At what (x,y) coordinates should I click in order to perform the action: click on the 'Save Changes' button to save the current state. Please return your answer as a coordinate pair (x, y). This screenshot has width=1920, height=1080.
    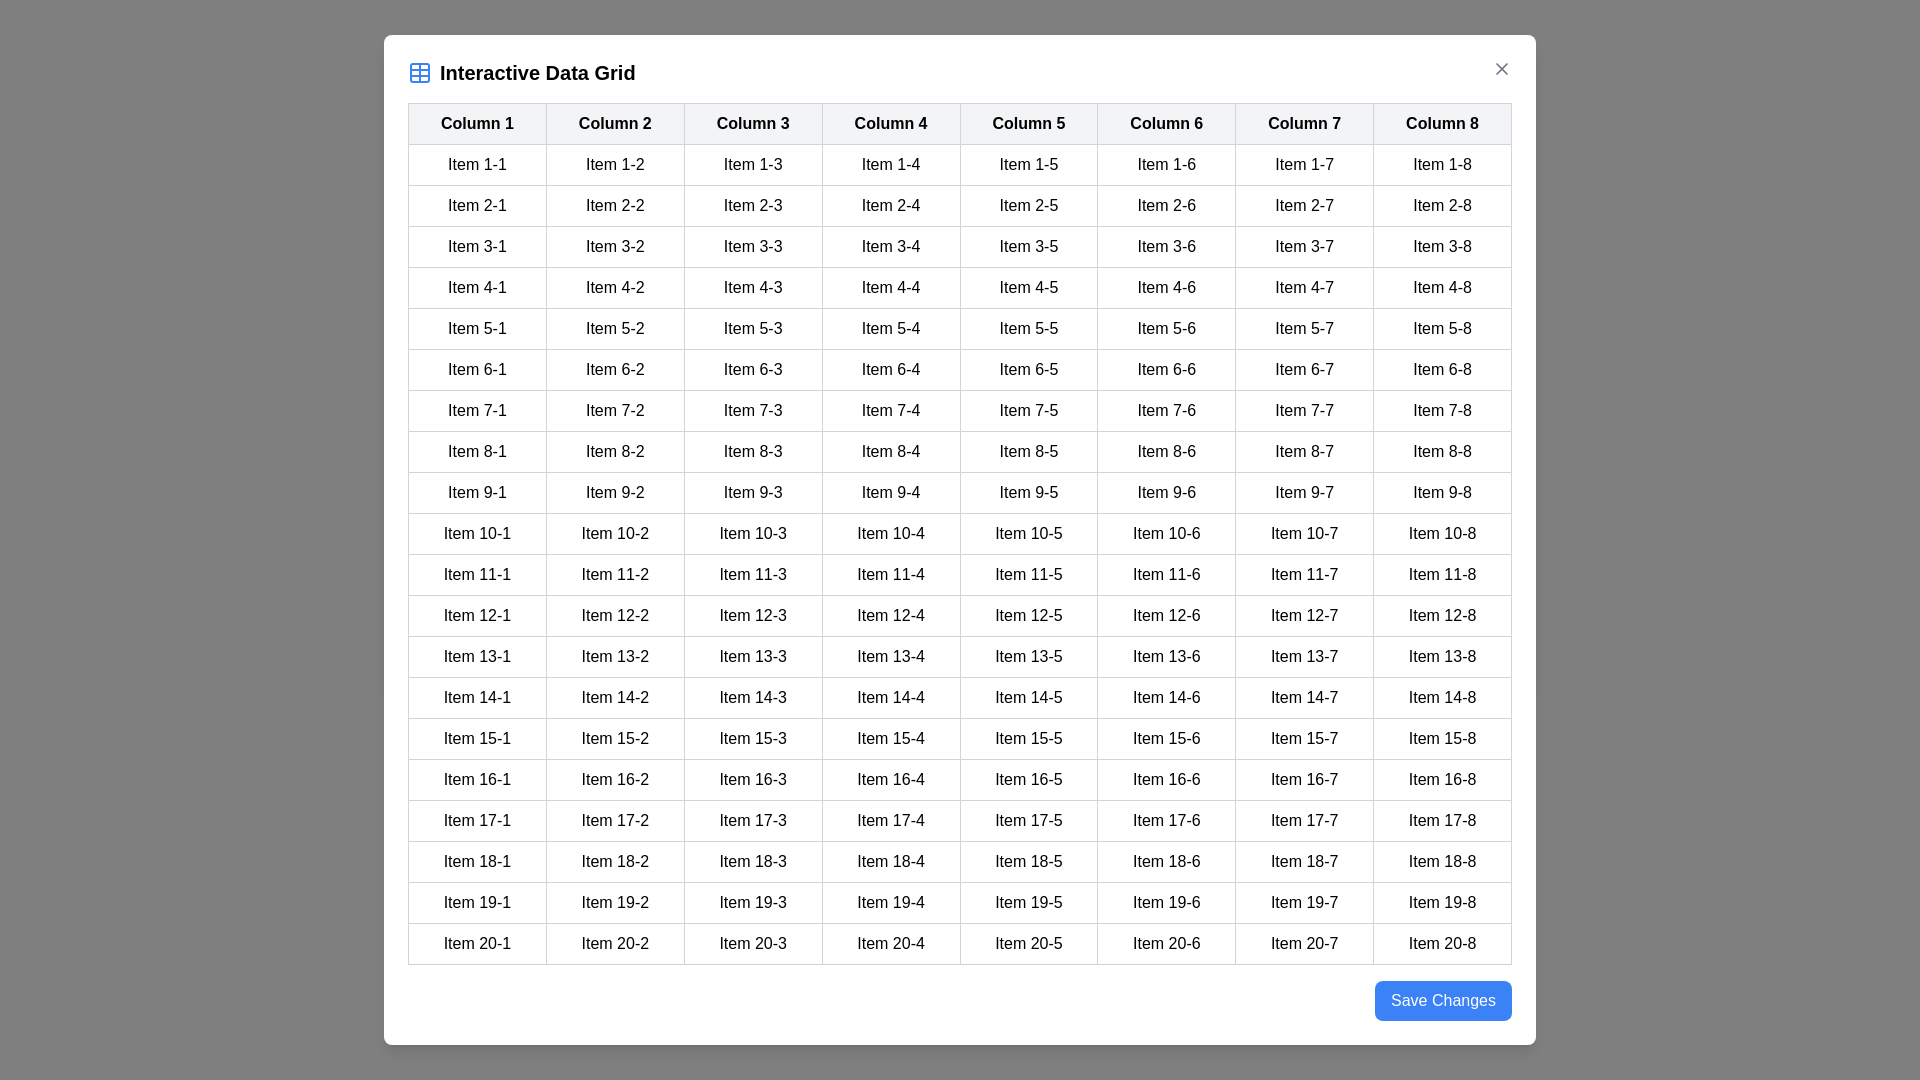
    Looking at the image, I should click on (1443, 1001).